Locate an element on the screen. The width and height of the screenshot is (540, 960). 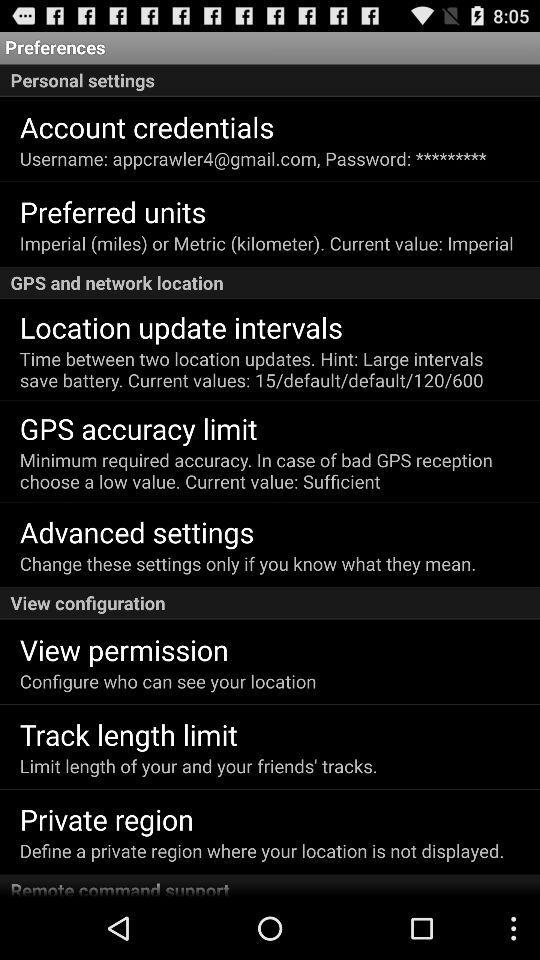
app above the location update intervals icon is located at coordinates (270, 282).